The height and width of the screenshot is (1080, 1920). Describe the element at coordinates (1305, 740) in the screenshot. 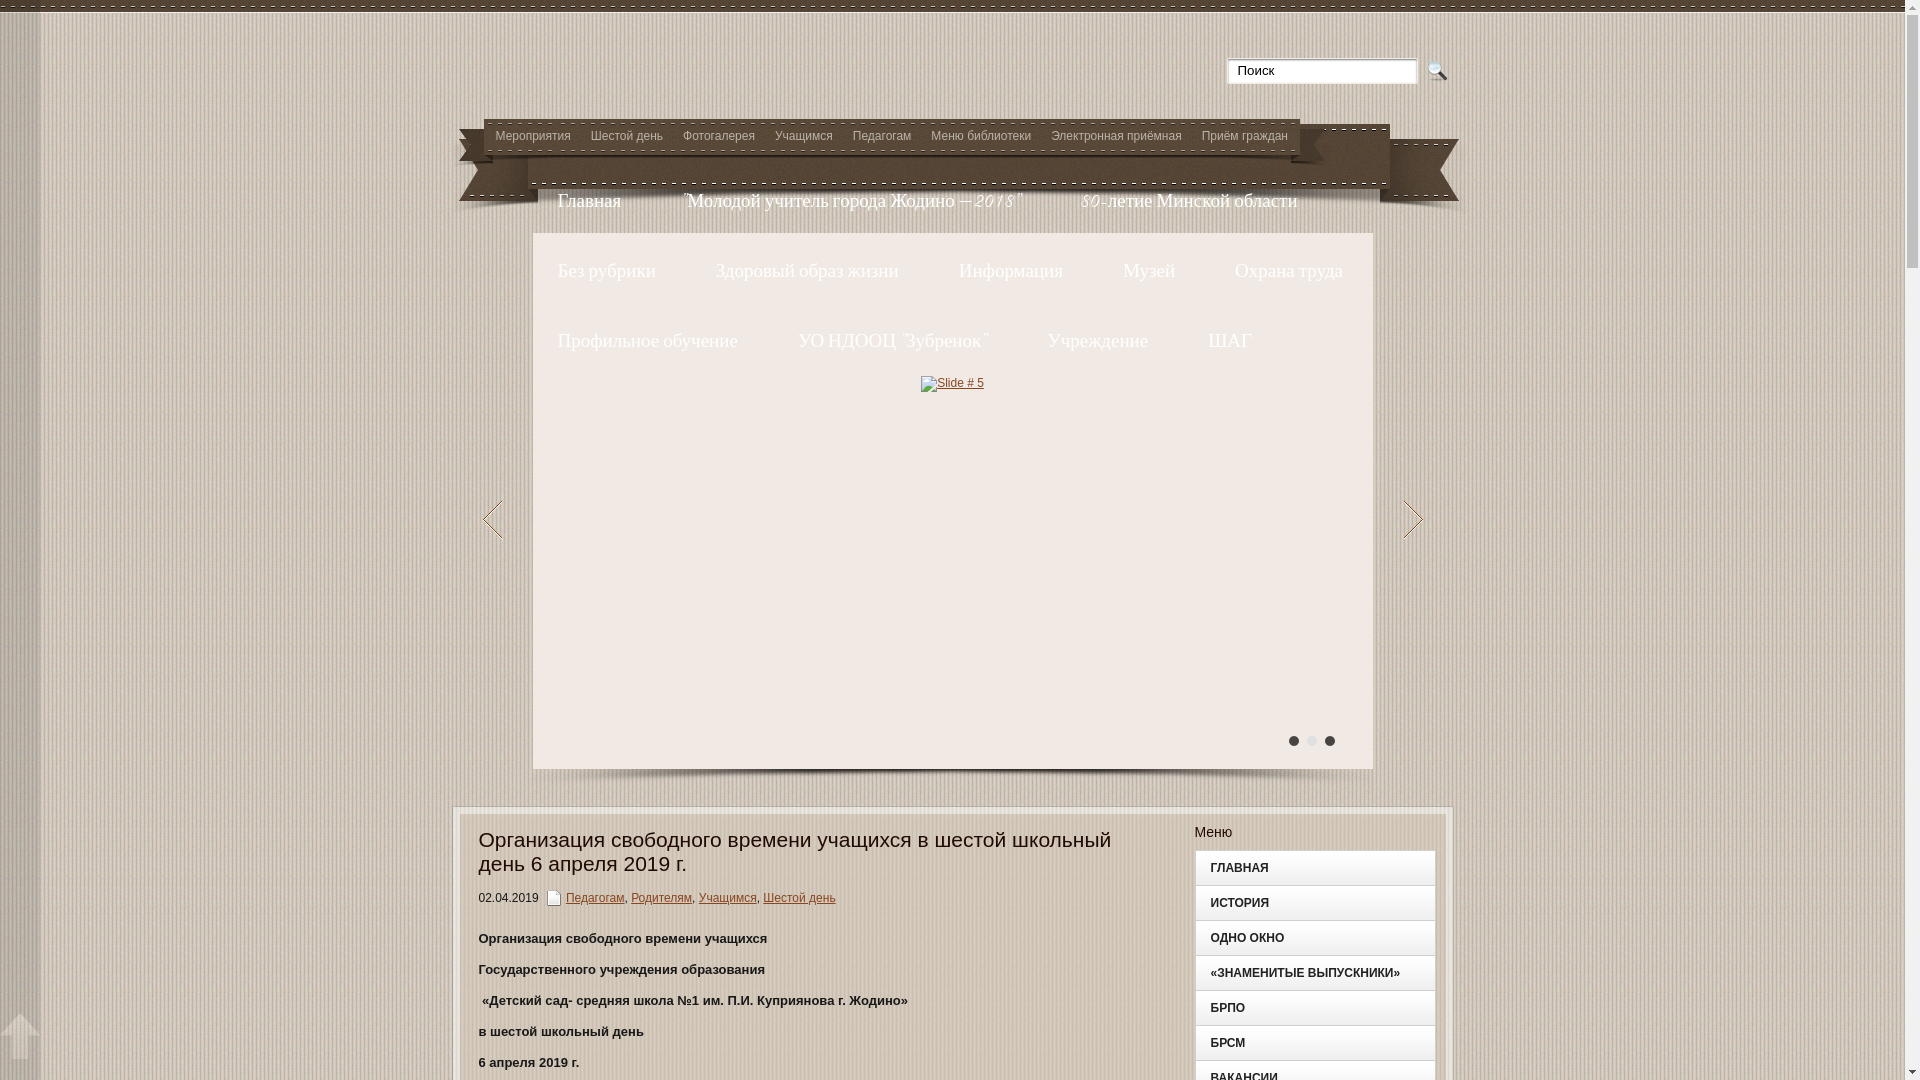

I see `'2'` at that location.